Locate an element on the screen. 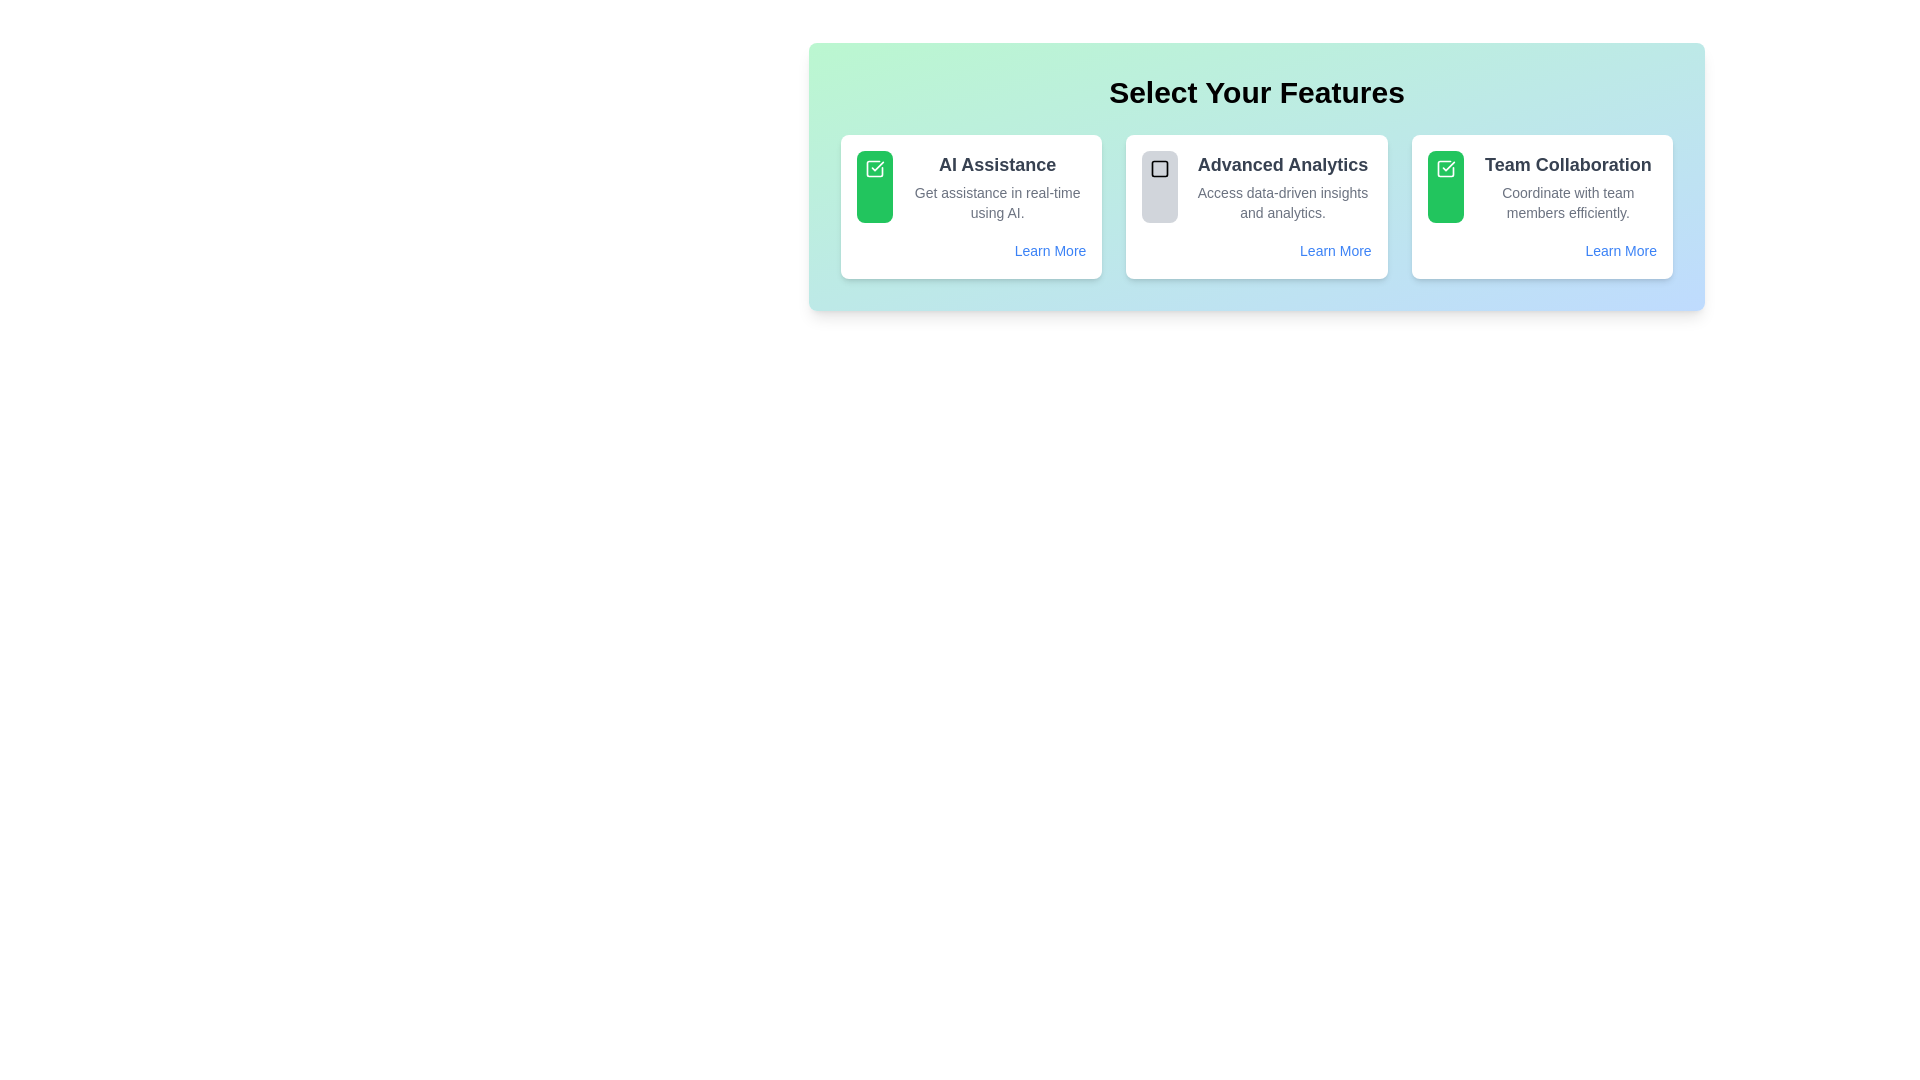 The width and height of the screenshot is (1920, 1080). the SVG graphical element, which is a square with rounded corners and a distinct border color, located within the second card of the 'Select Your Features' section is located at coordinates (1160, 168).